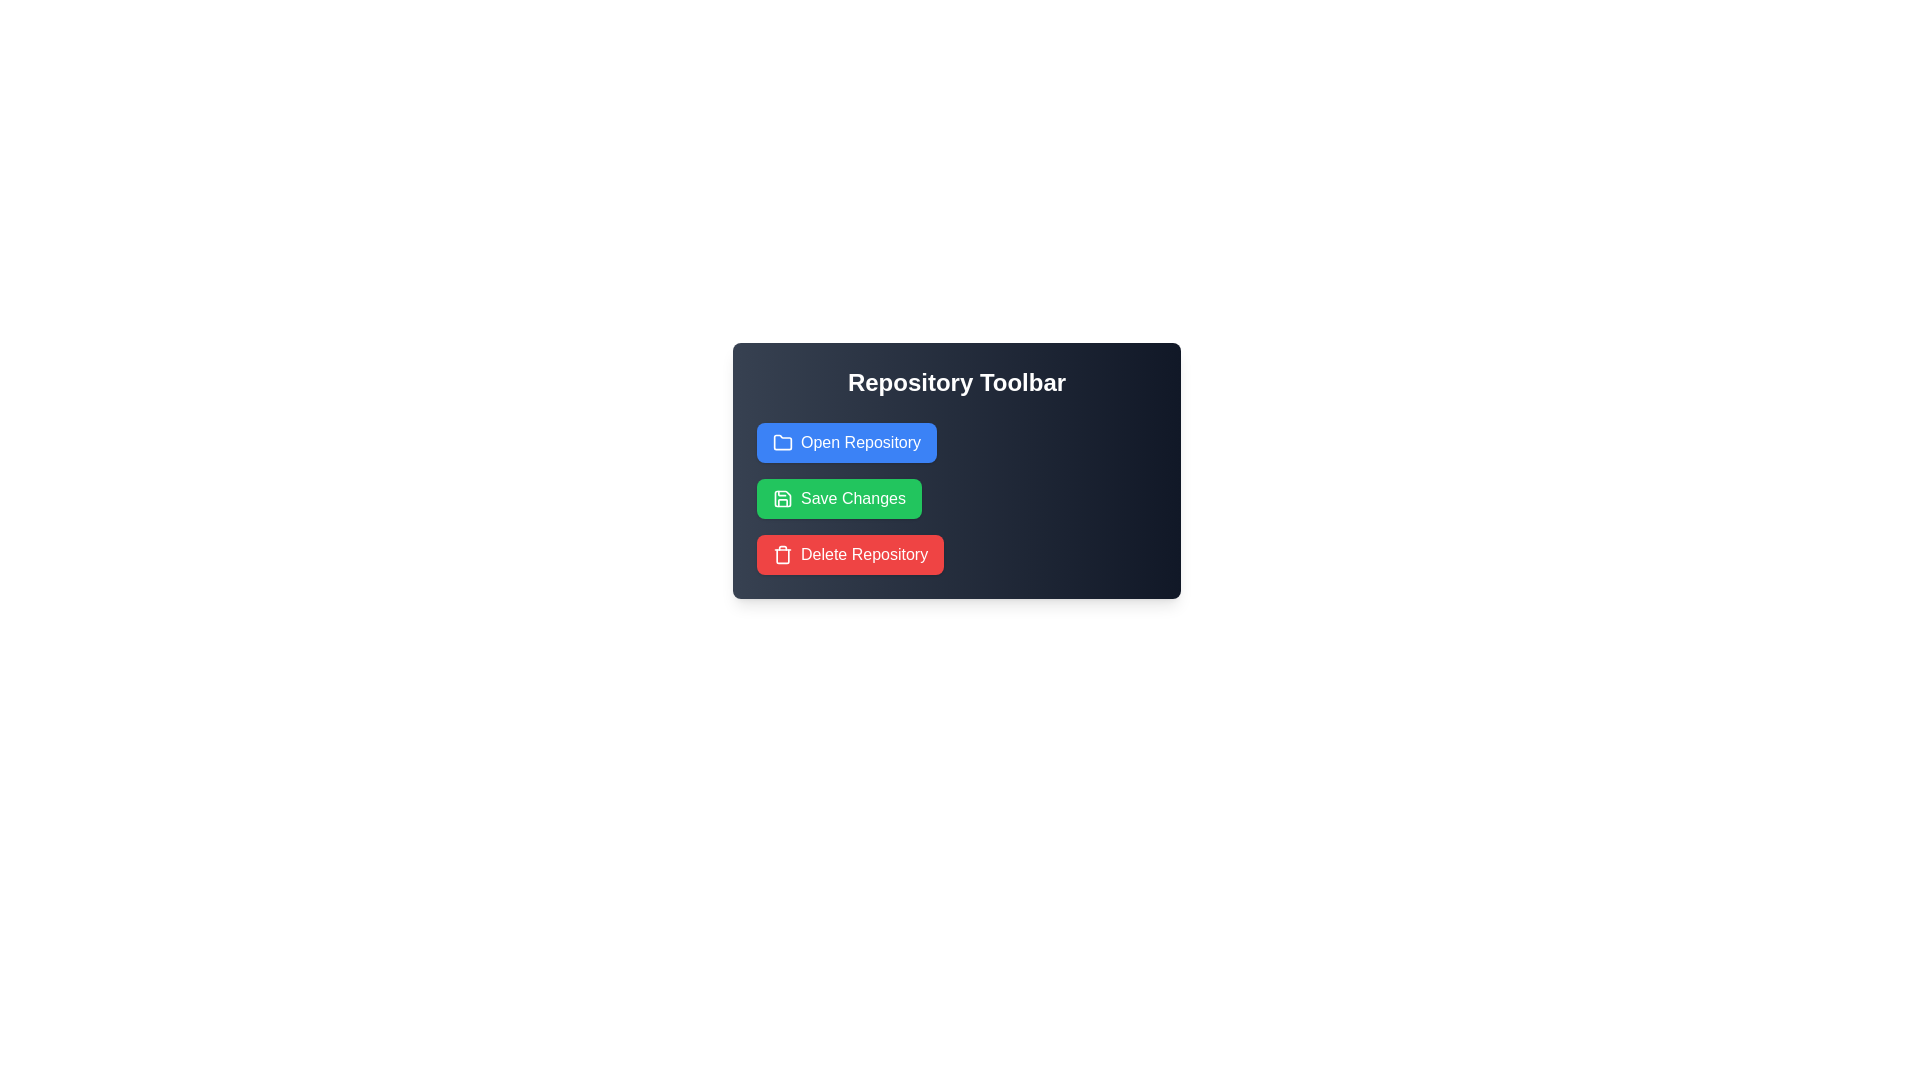 The height and width of the screenshot is (1080, 1920). What do you see at coordinates (955, 470) in the screenshot?
I see `the Toolbar component containing the 'Open Repository', 'Save Changes', and 'Delete Repository' buttons` at bounding box center [955, 470].